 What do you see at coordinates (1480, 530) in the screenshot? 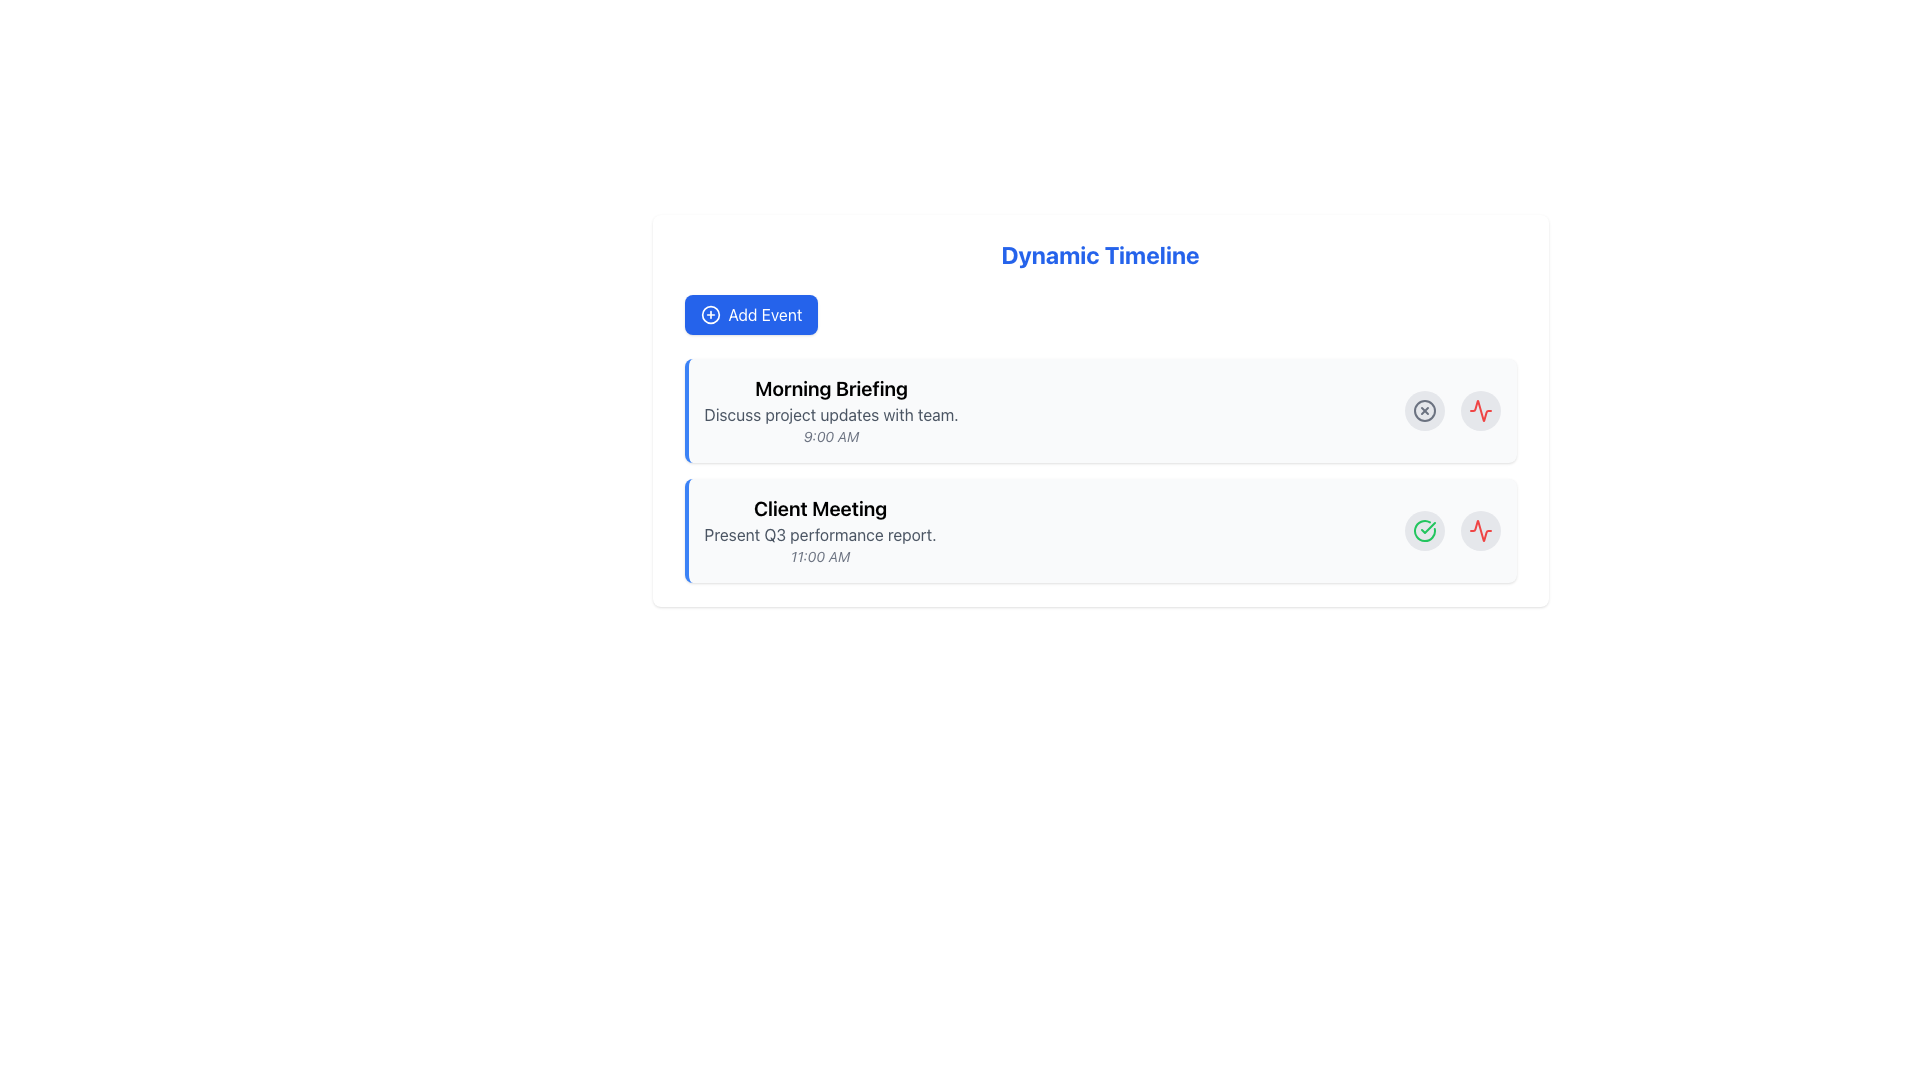
I see `the red-stroked activity icon in the shape of a waveform located on the right side of the 'Morning Briefing' event block` at bounding box center [1480, 530].